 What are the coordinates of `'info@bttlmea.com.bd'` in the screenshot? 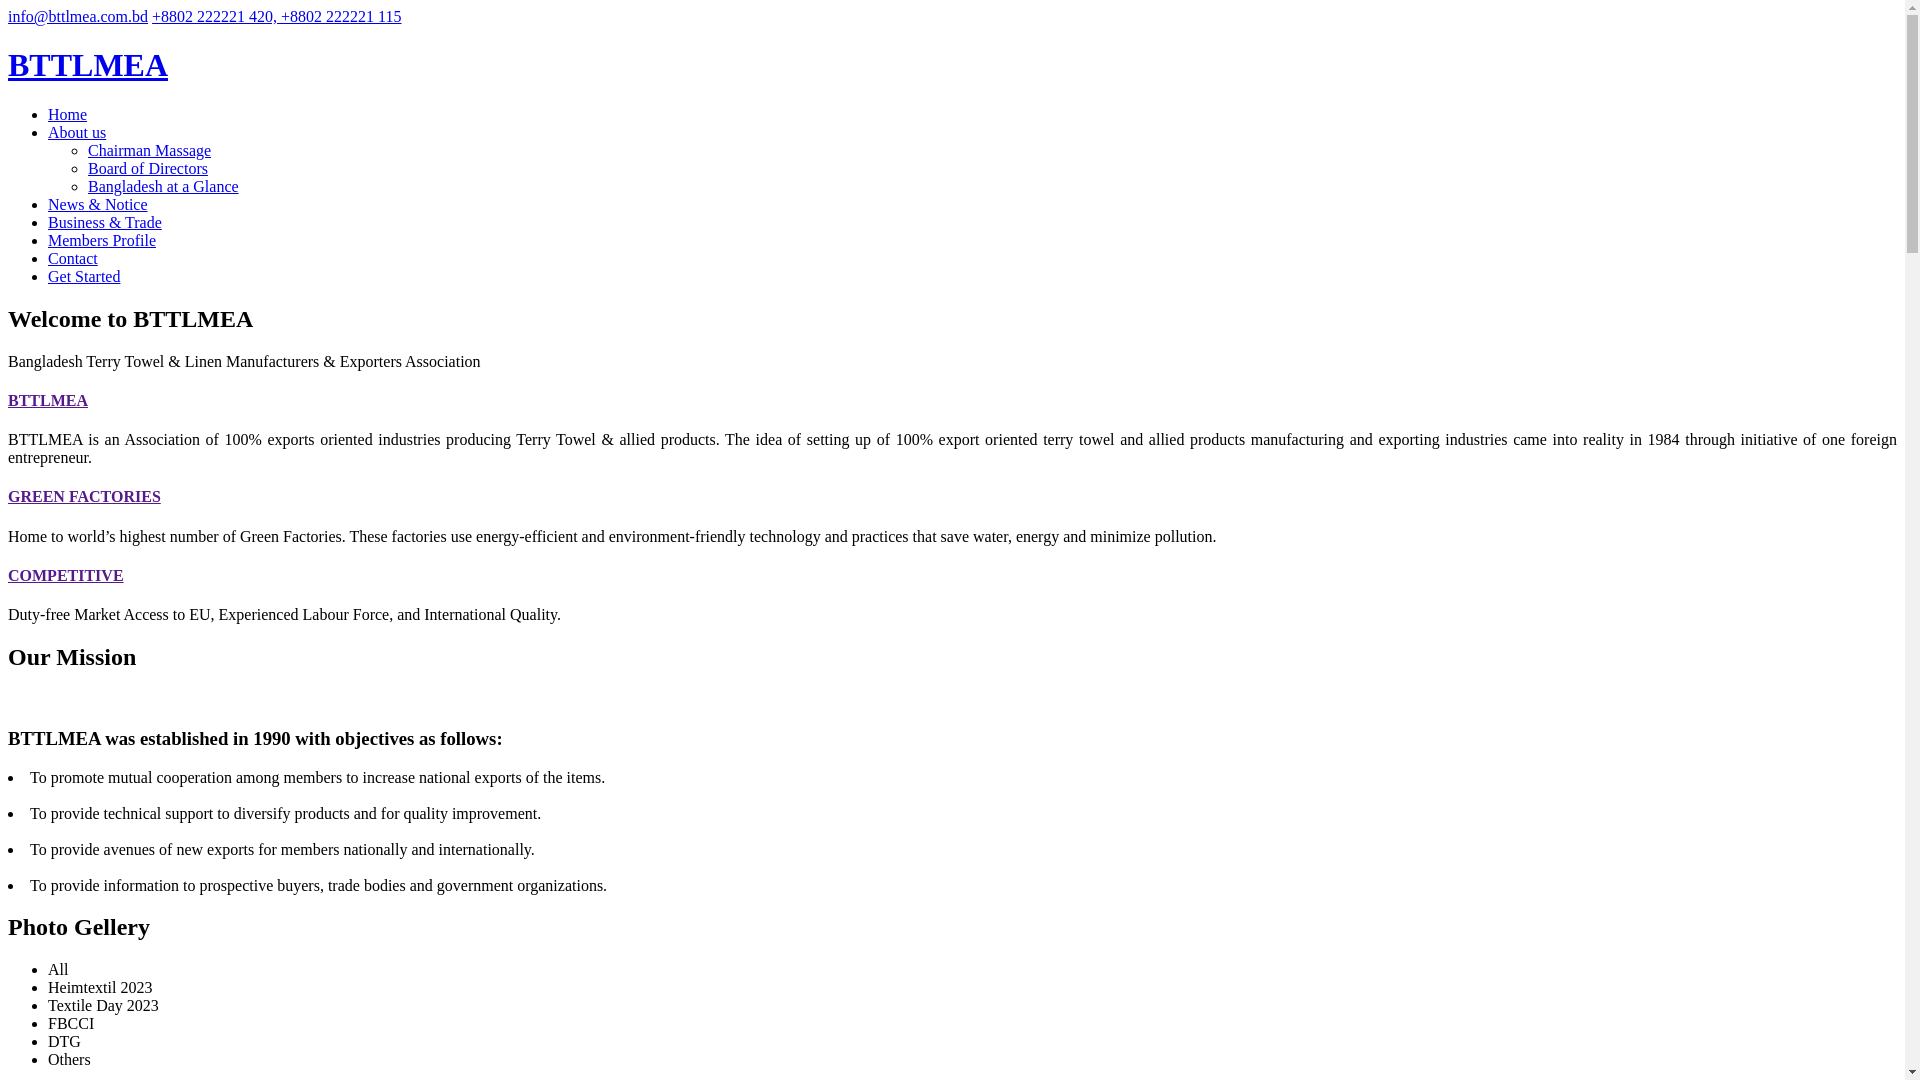 It's located at (77, 16).